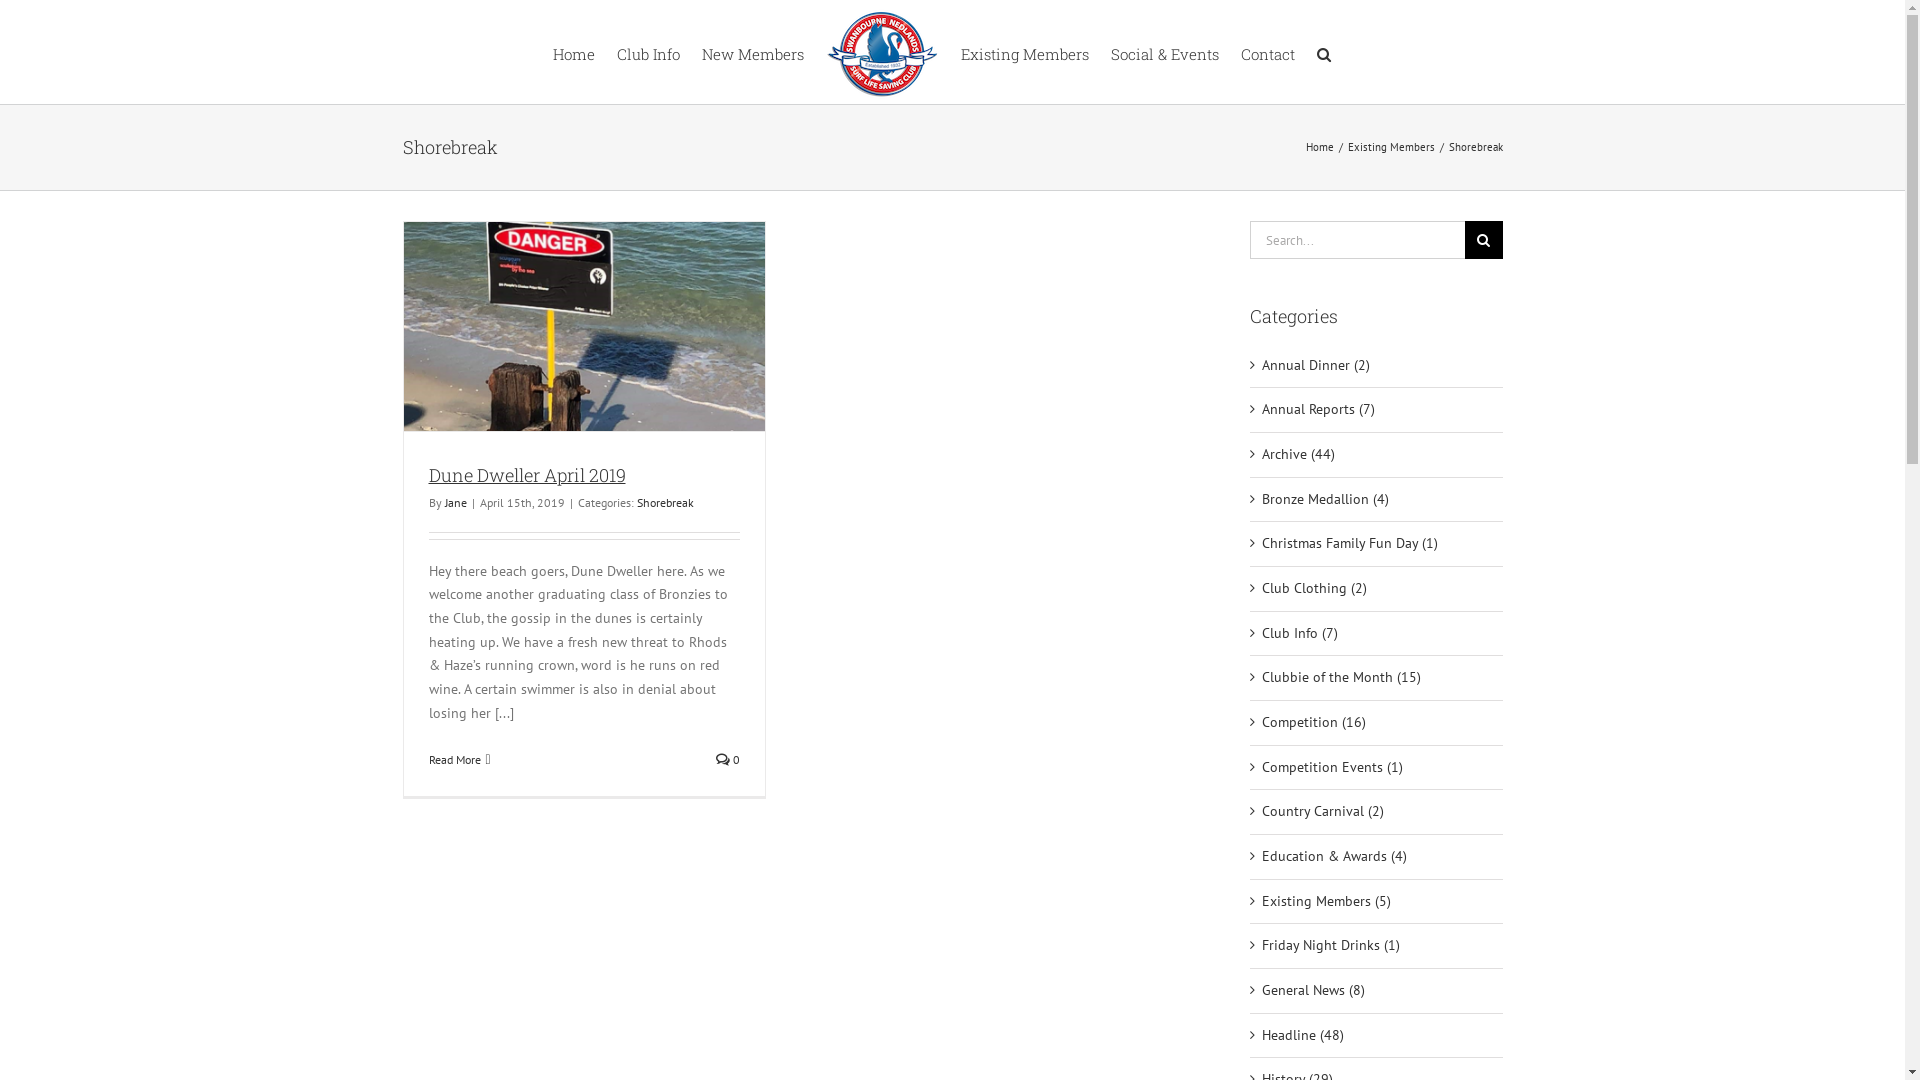  Describe the element at coordinates (1320, 145) in the screenshot. I see `'Home'` at that location.